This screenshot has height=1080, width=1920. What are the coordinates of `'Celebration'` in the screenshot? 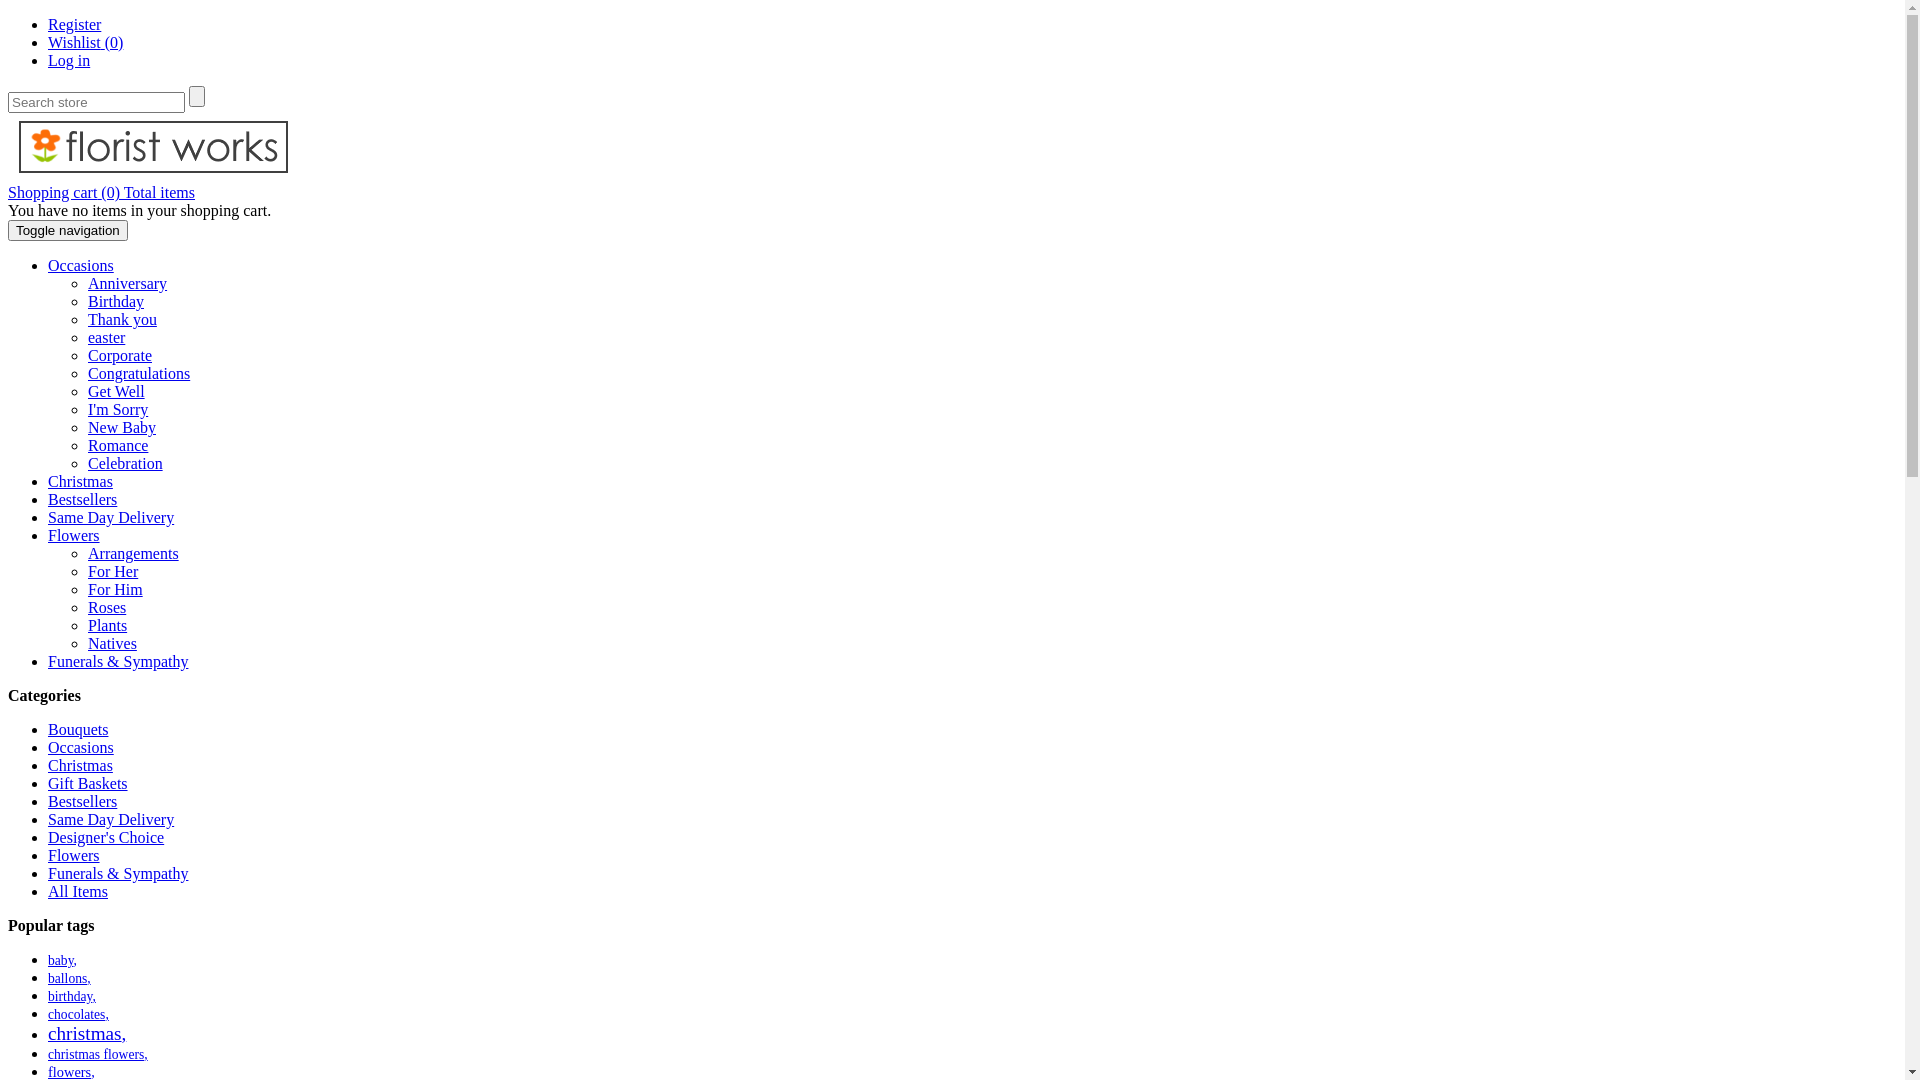 It's located at (124, 463).